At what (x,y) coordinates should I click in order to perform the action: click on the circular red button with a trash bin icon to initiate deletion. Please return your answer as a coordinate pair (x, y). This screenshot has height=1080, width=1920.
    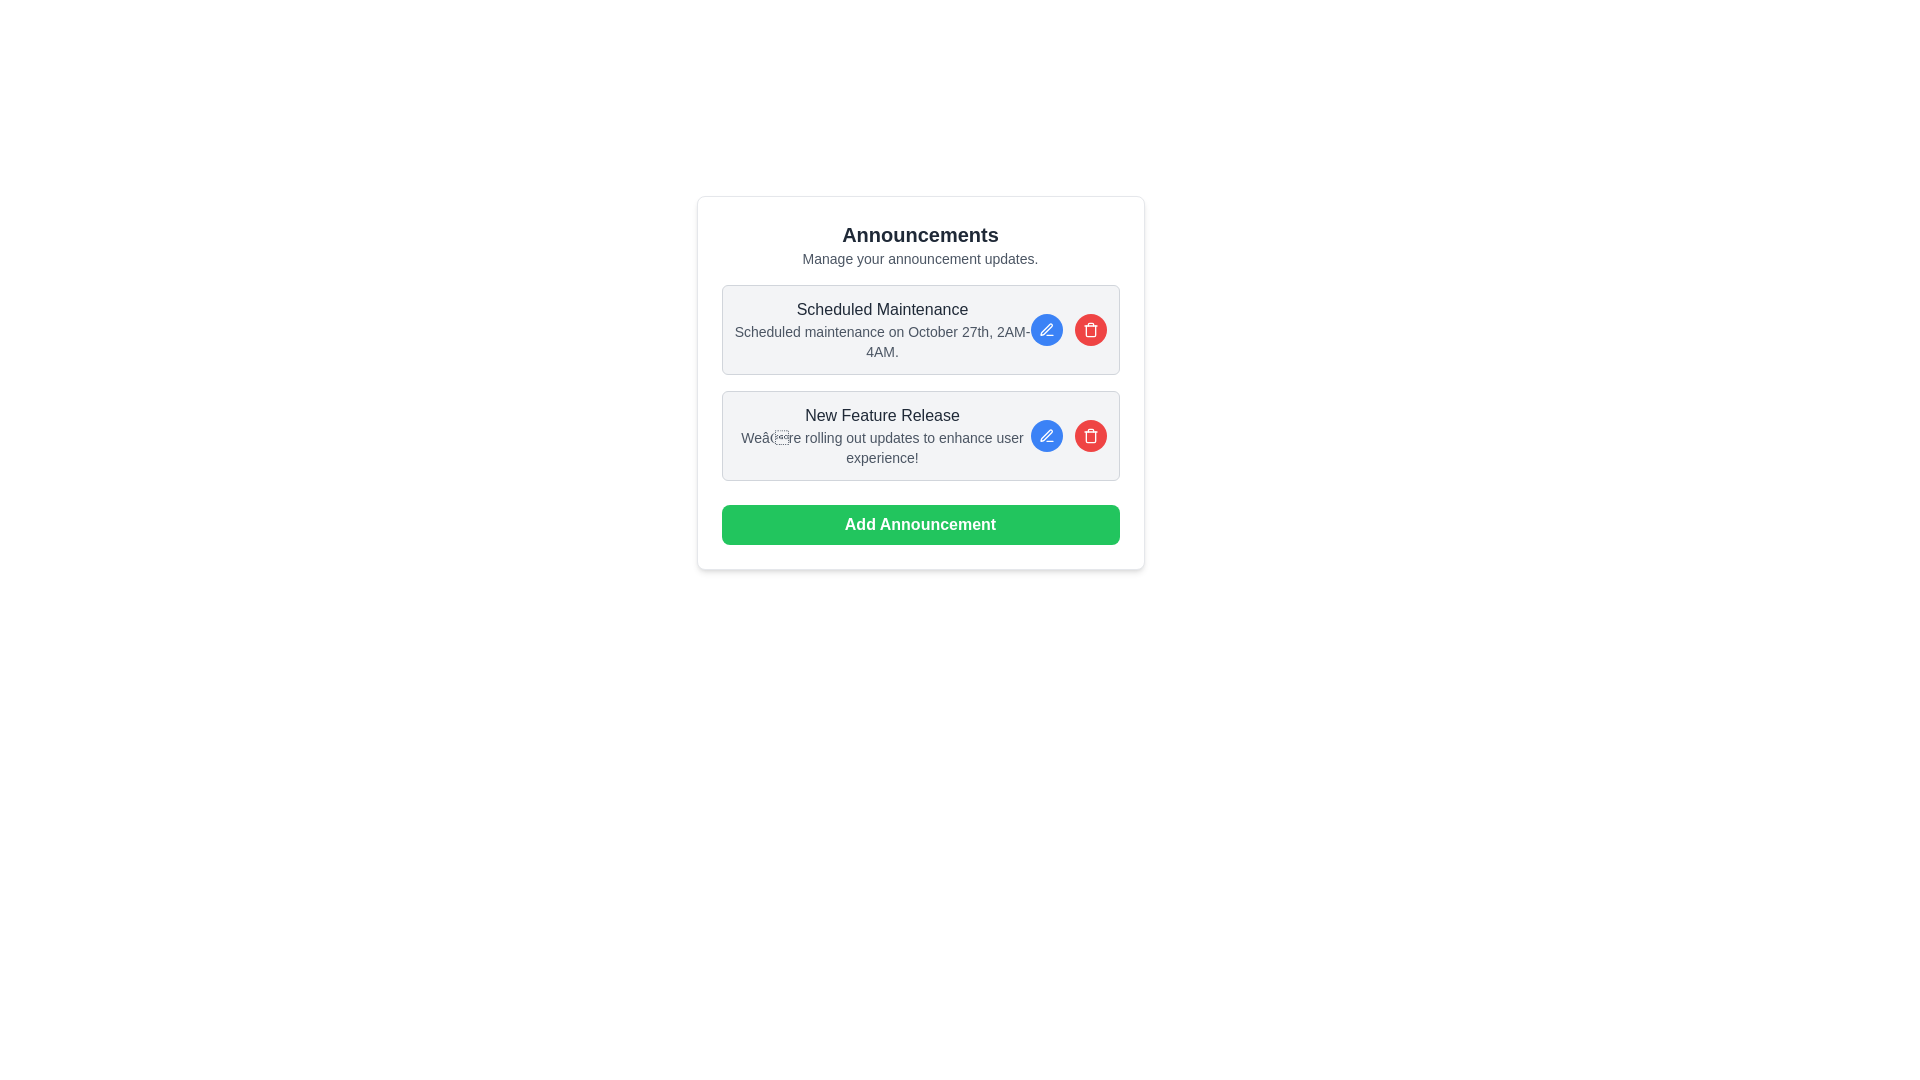
    Looking at the image, I should click on (1089, 329).